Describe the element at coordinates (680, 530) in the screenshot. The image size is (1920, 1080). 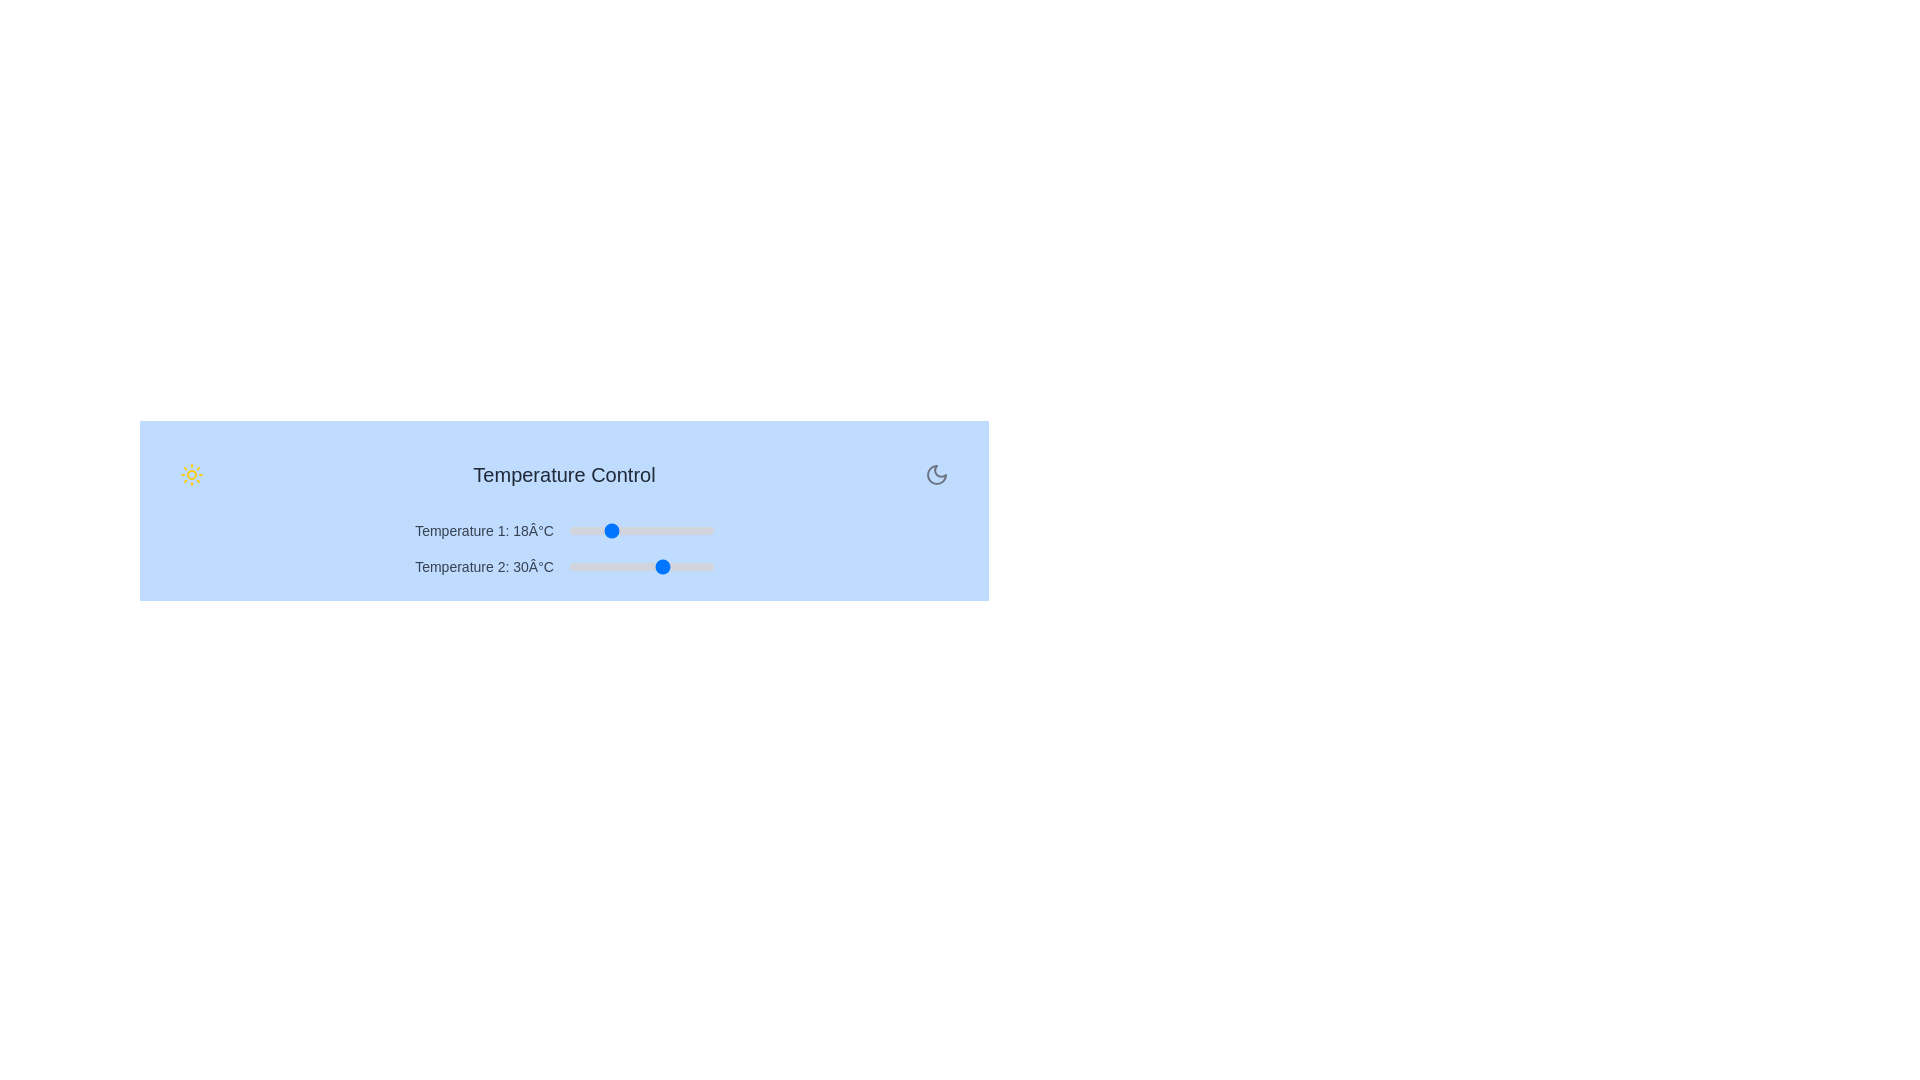
I see `Temperature 1` at that location.